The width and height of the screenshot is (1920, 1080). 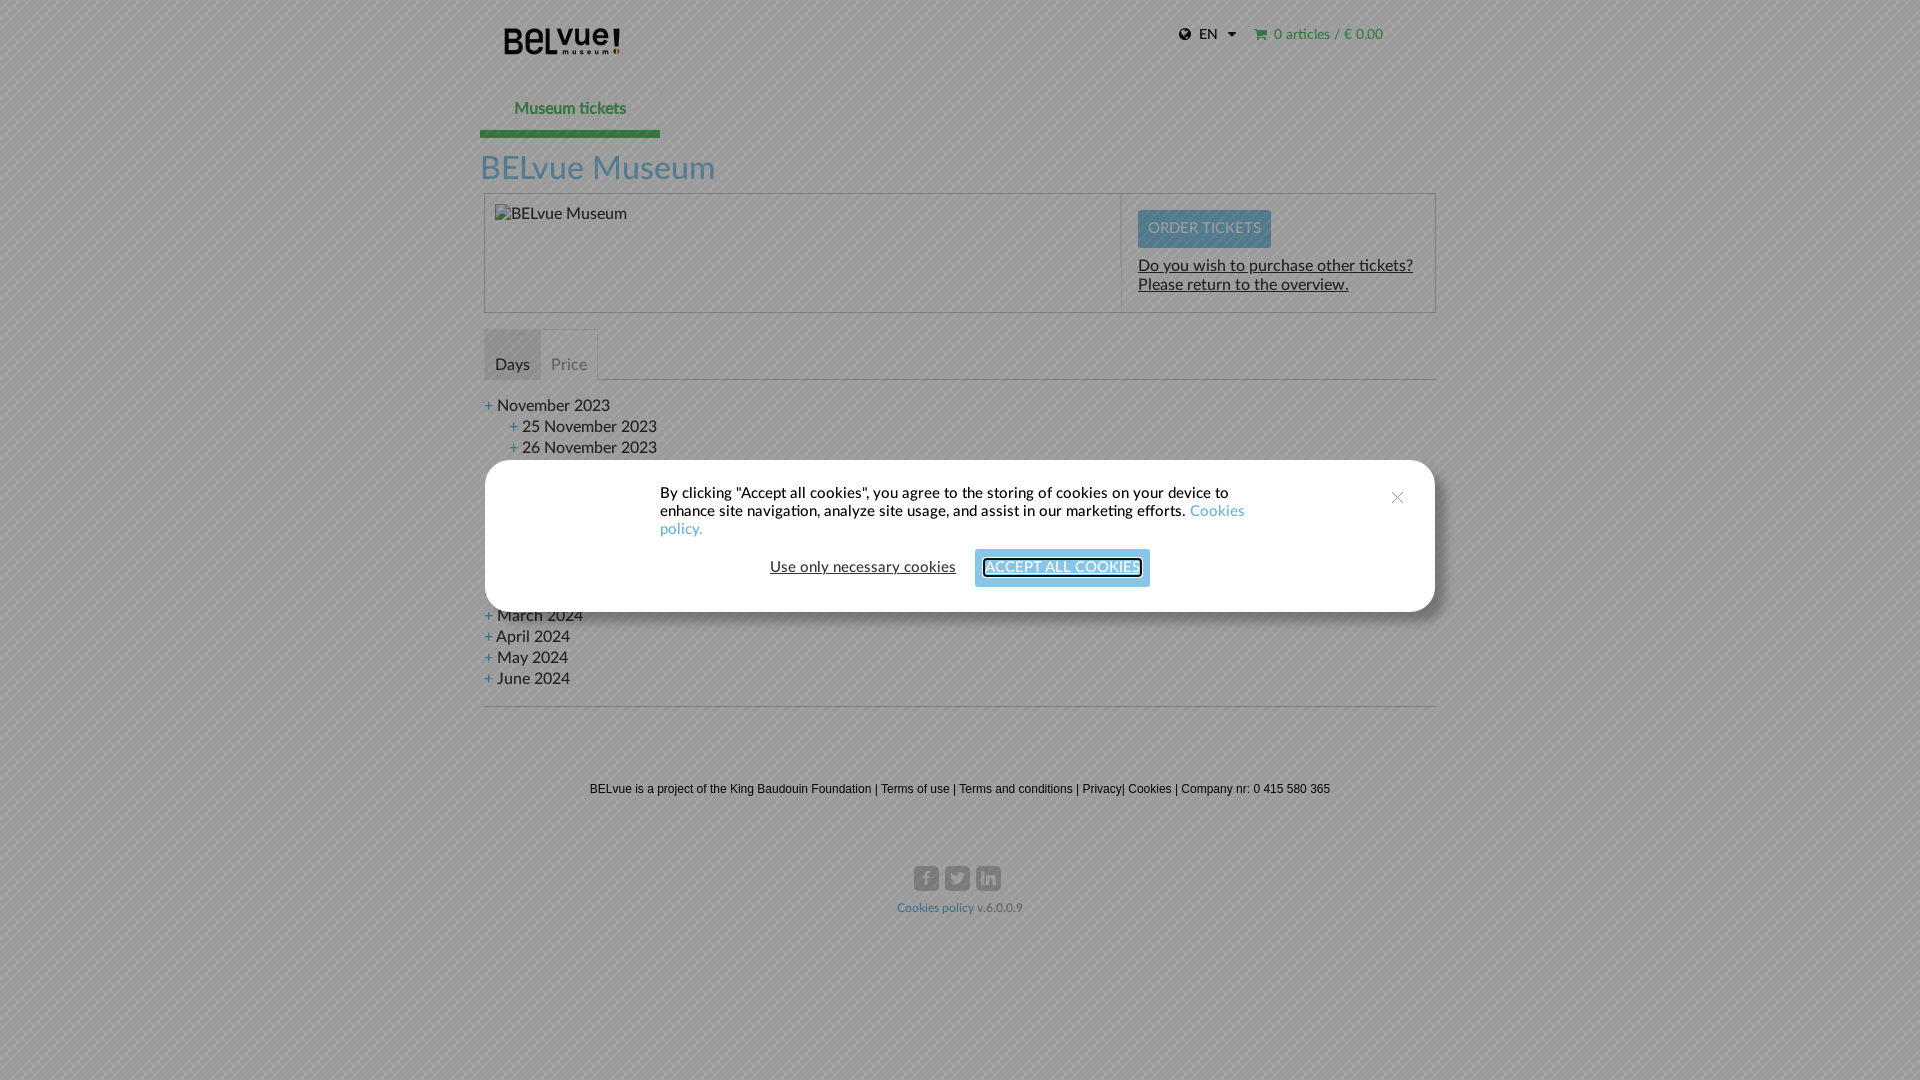 I want to click on '28 November 2023', so click(x=588, y=489).